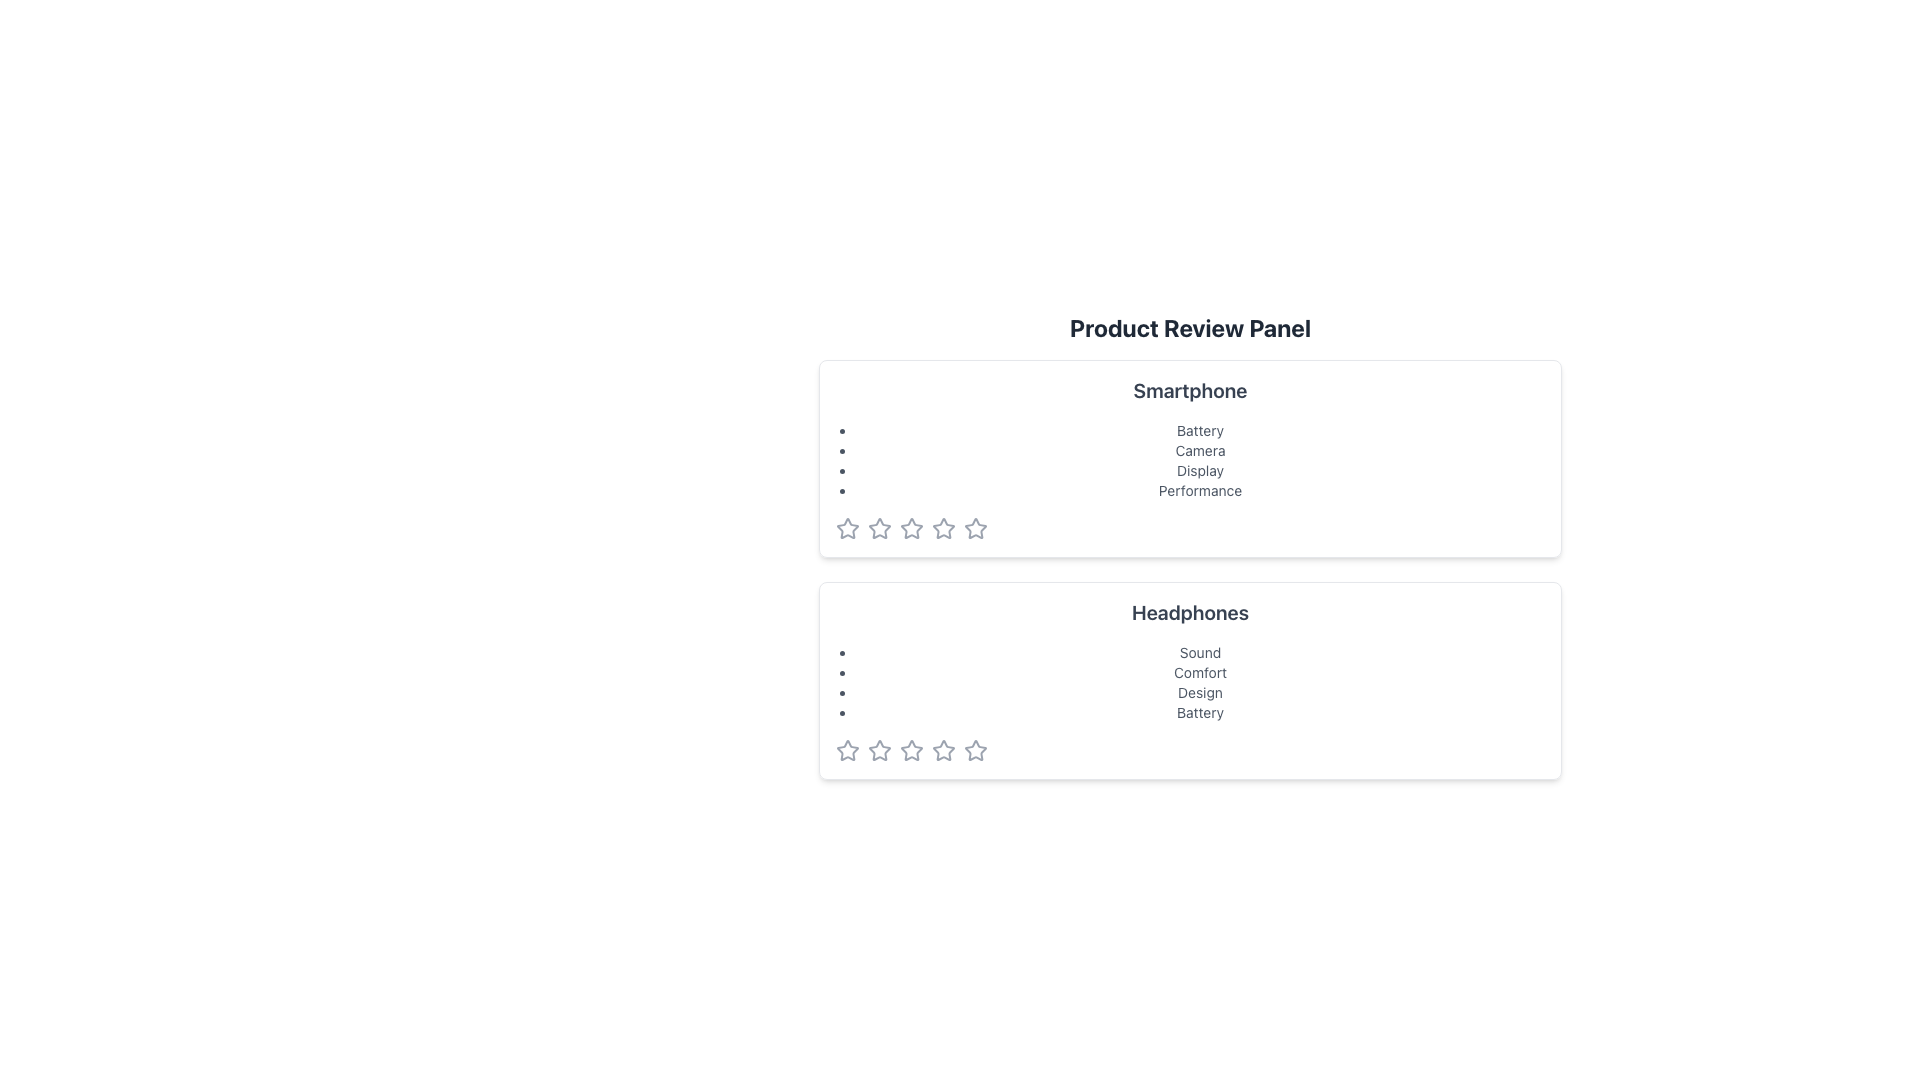 This screenshot has height=1080, width=1920. What do you see at coordinates (1200, 652) in the screenshot?
I see `the 'Sound' text label, which is the first item in the list under the 'Headphones' section, styled in a modern sans-serif font` at bounding box center [1200, 652].